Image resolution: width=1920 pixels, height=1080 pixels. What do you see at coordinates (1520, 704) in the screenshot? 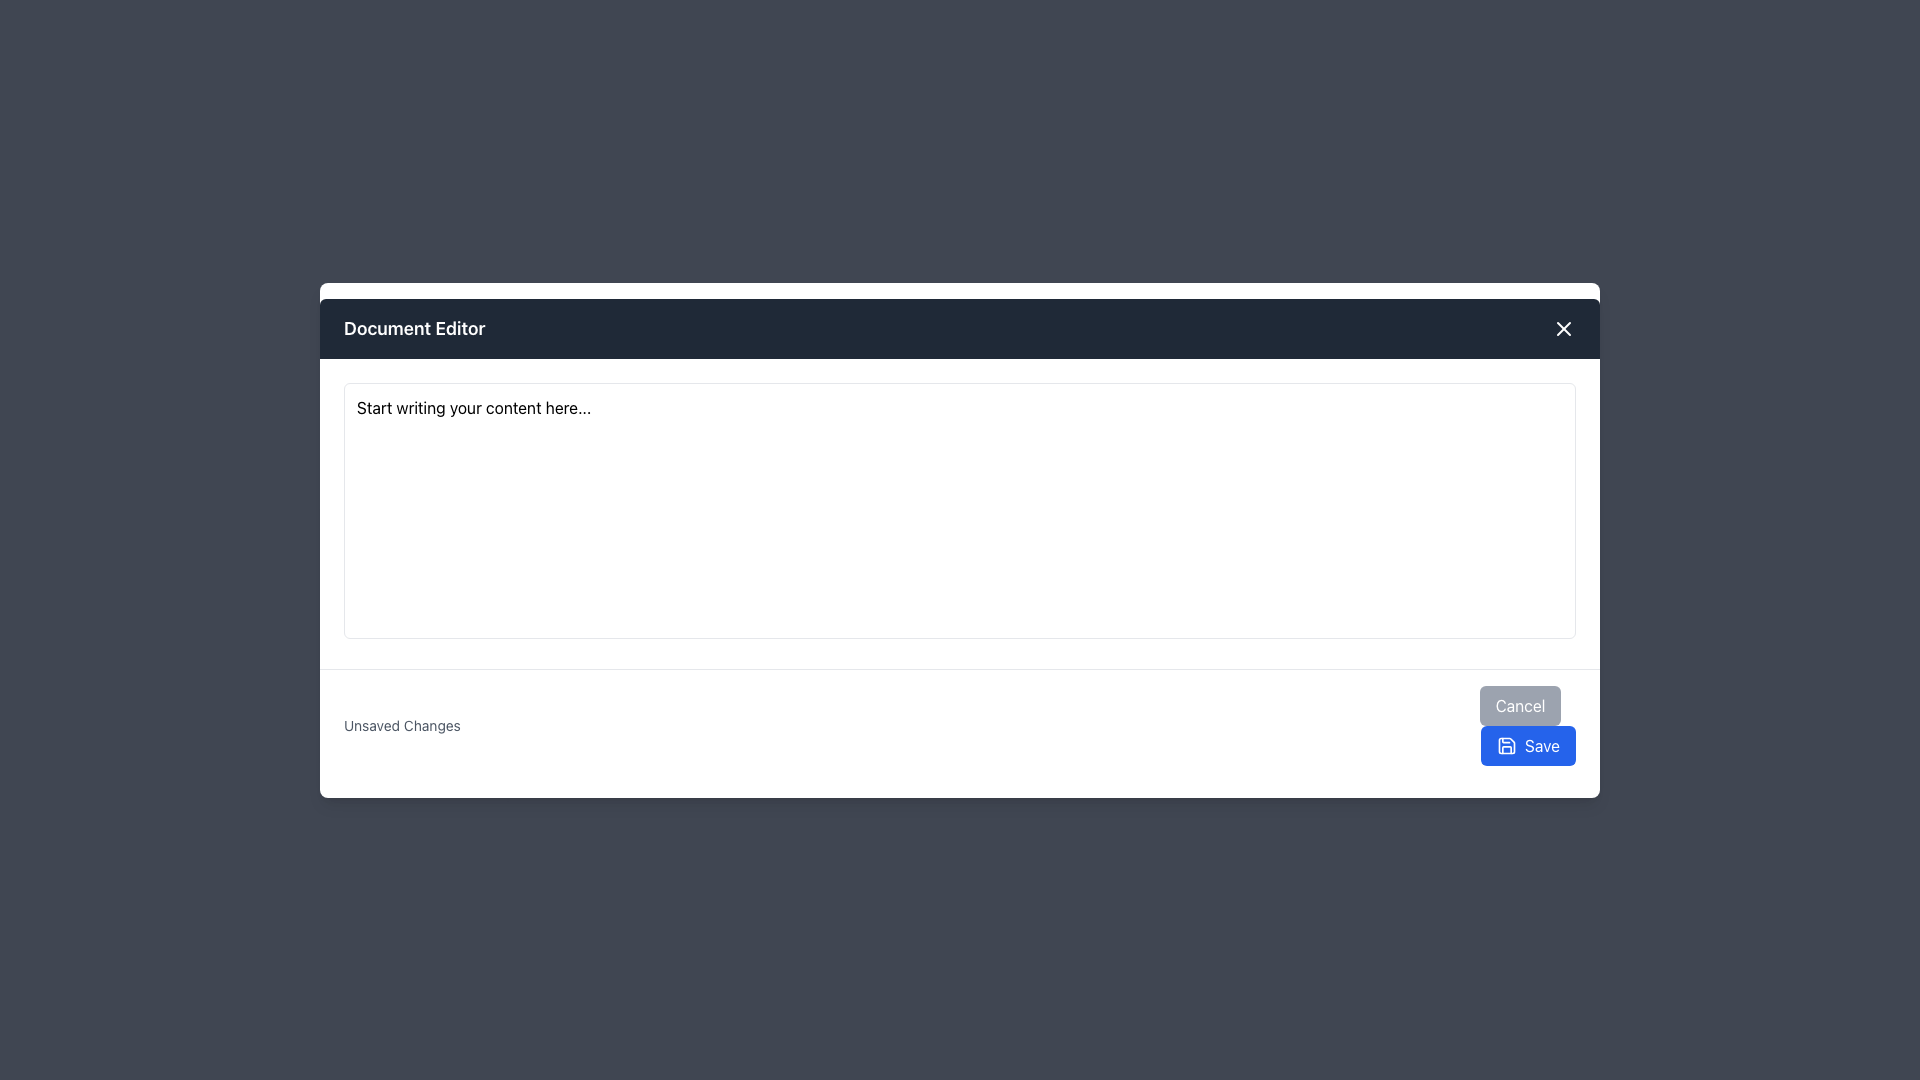
I see `the gray 'Cancel' button with rounded edges located at the bottom-right corner of the panel` at bounding box center [1520, 704].